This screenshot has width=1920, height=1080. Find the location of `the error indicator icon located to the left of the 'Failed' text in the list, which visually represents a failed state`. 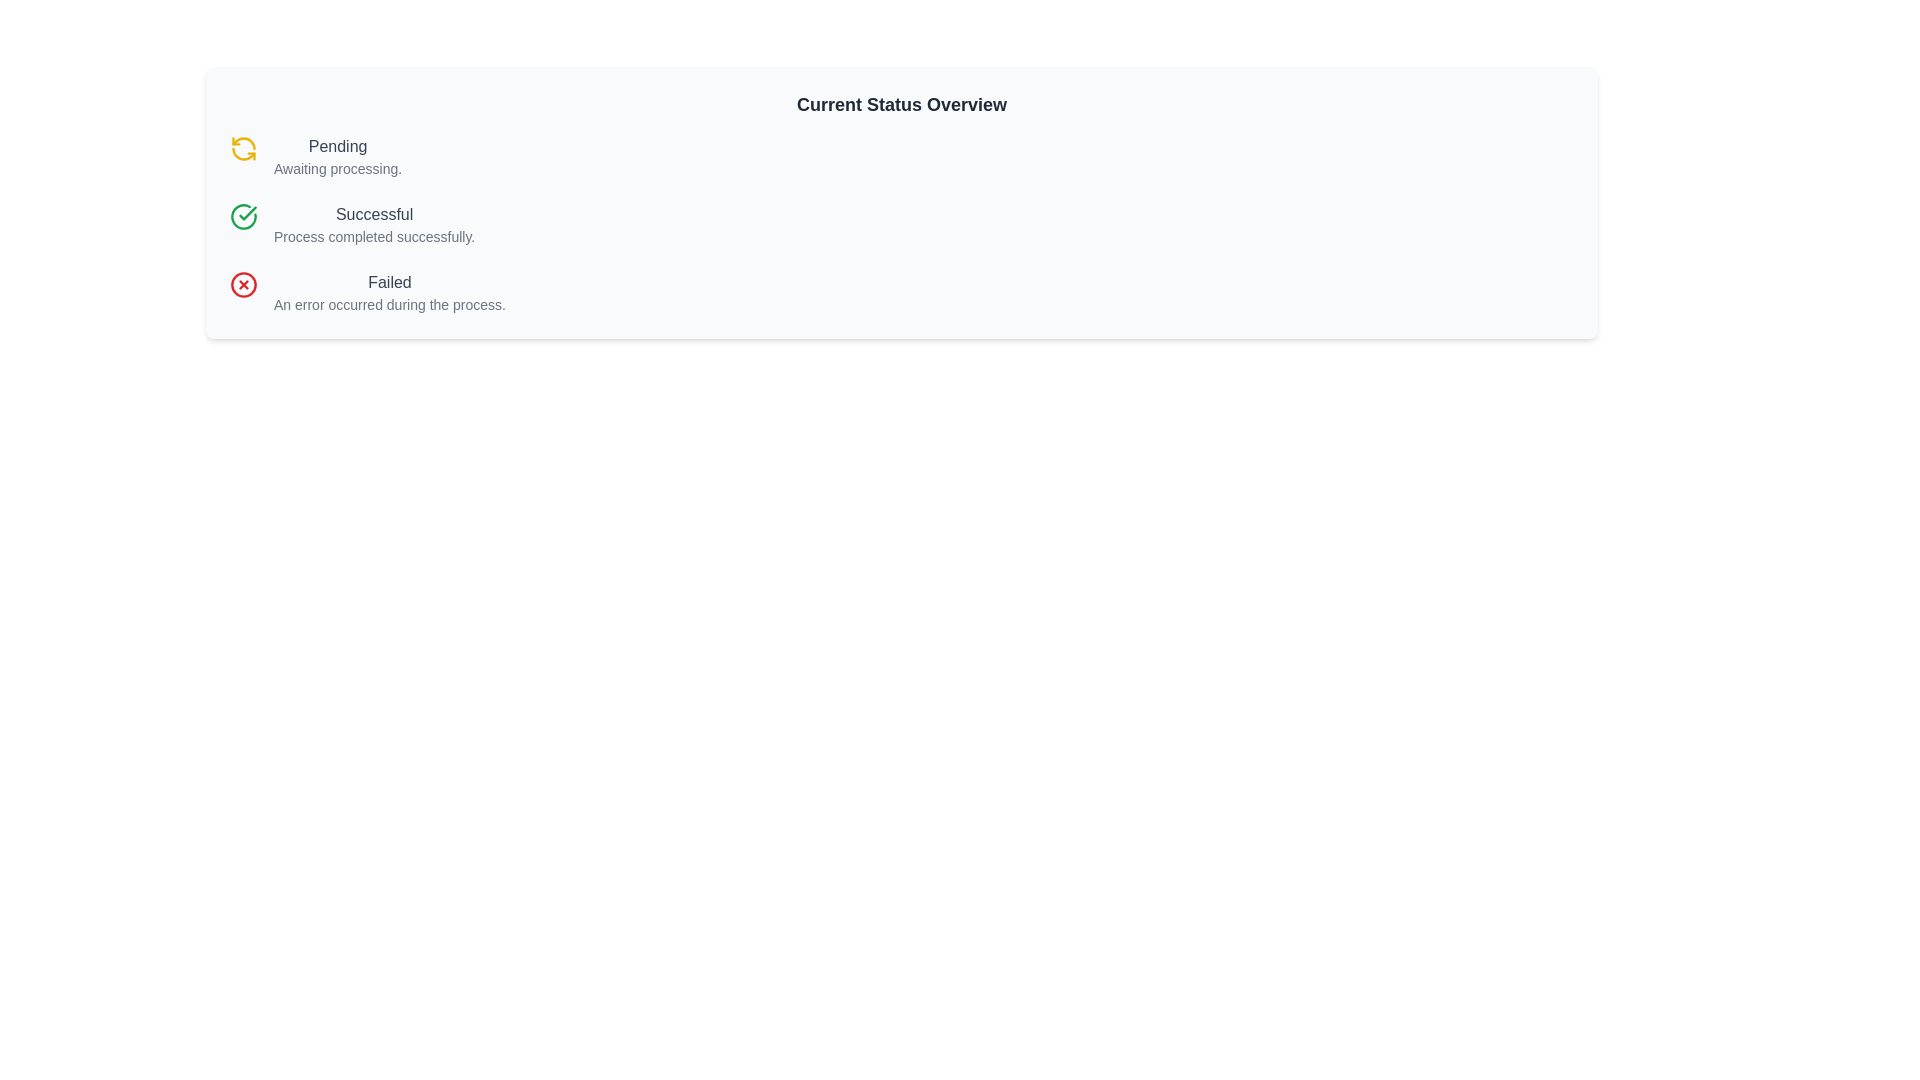

the error indicator icon located to the left of the 'Failed' text in the list, which visually represents a failed state is located at coordinates (243, 285).